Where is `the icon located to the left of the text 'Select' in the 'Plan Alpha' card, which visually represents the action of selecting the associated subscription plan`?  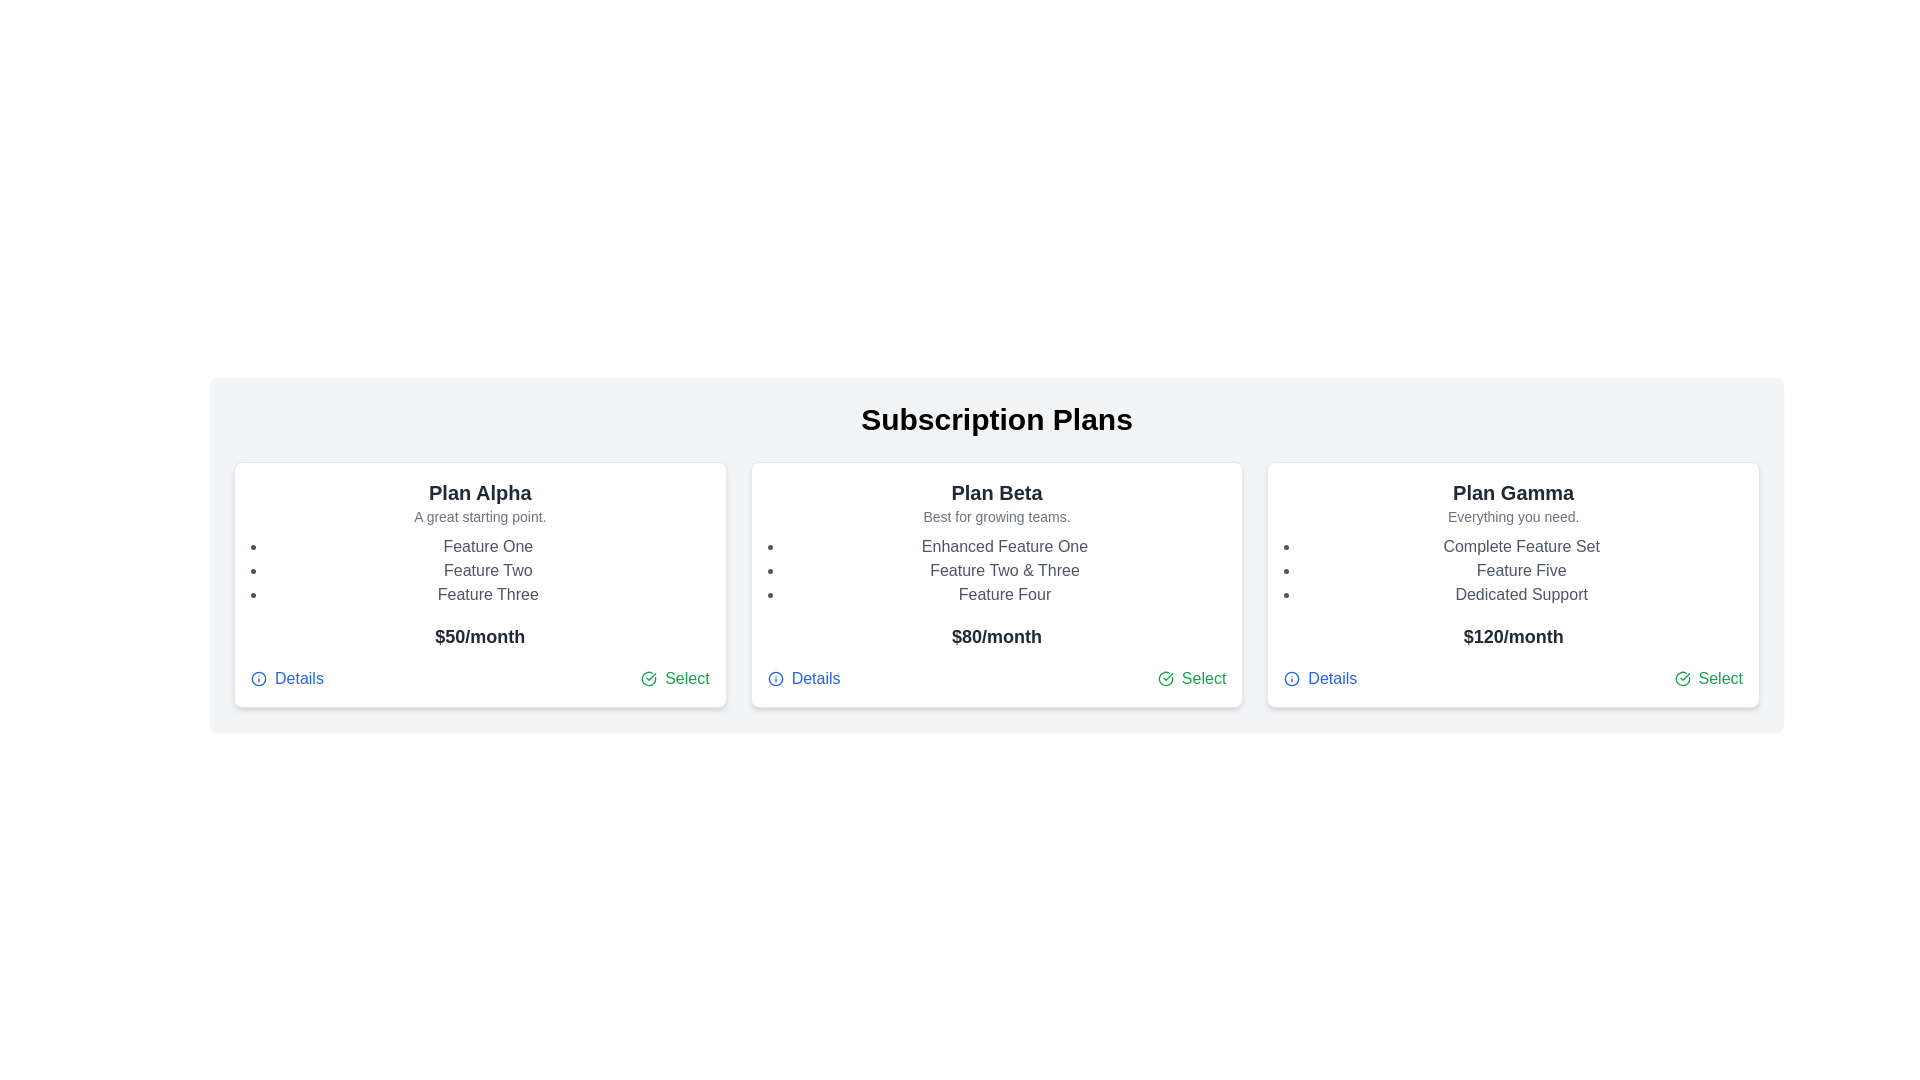 the icon located to the left of the text 'Select' in the 'Plan Alpha' card, which visually represents the action of selecting the associated subscription plan is located at coordinates (649, 677).